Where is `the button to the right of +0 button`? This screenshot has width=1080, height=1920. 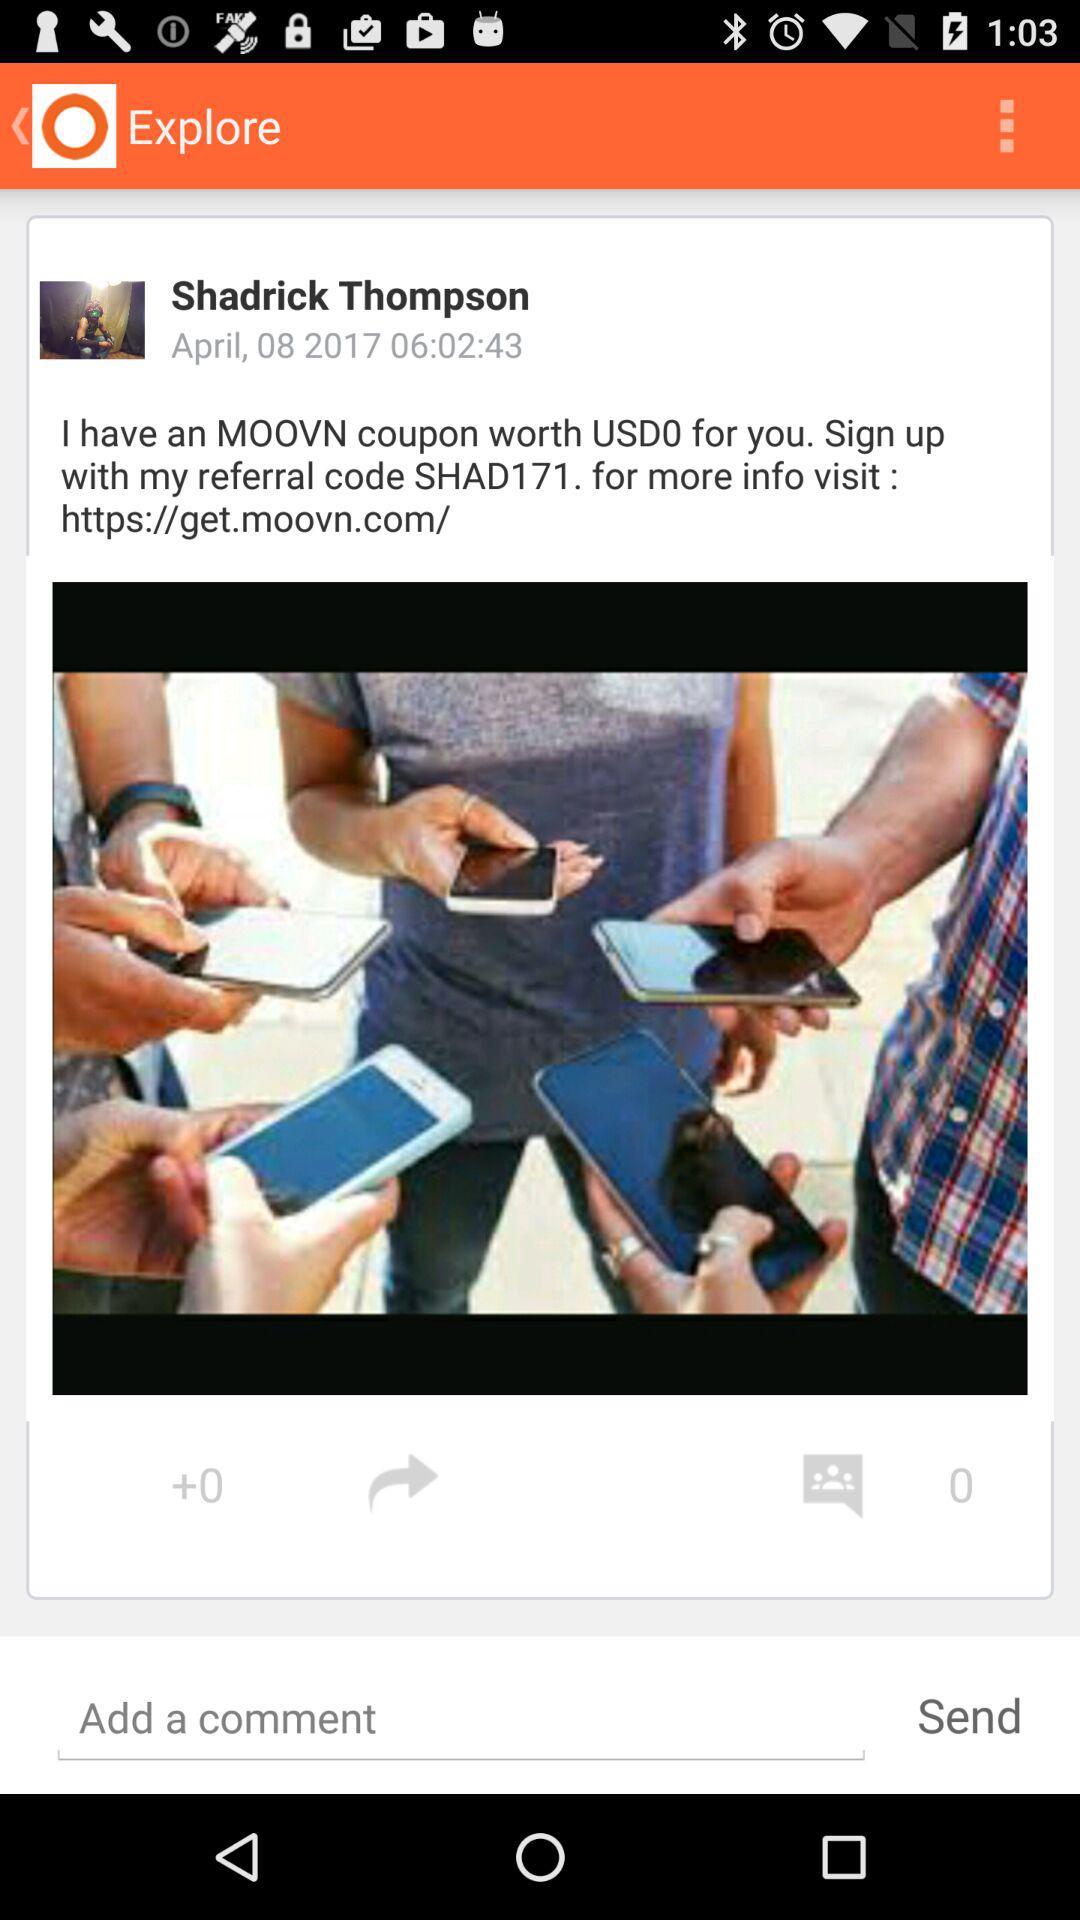 the button to the right of +0 button is located at coordinates (583, 1484).